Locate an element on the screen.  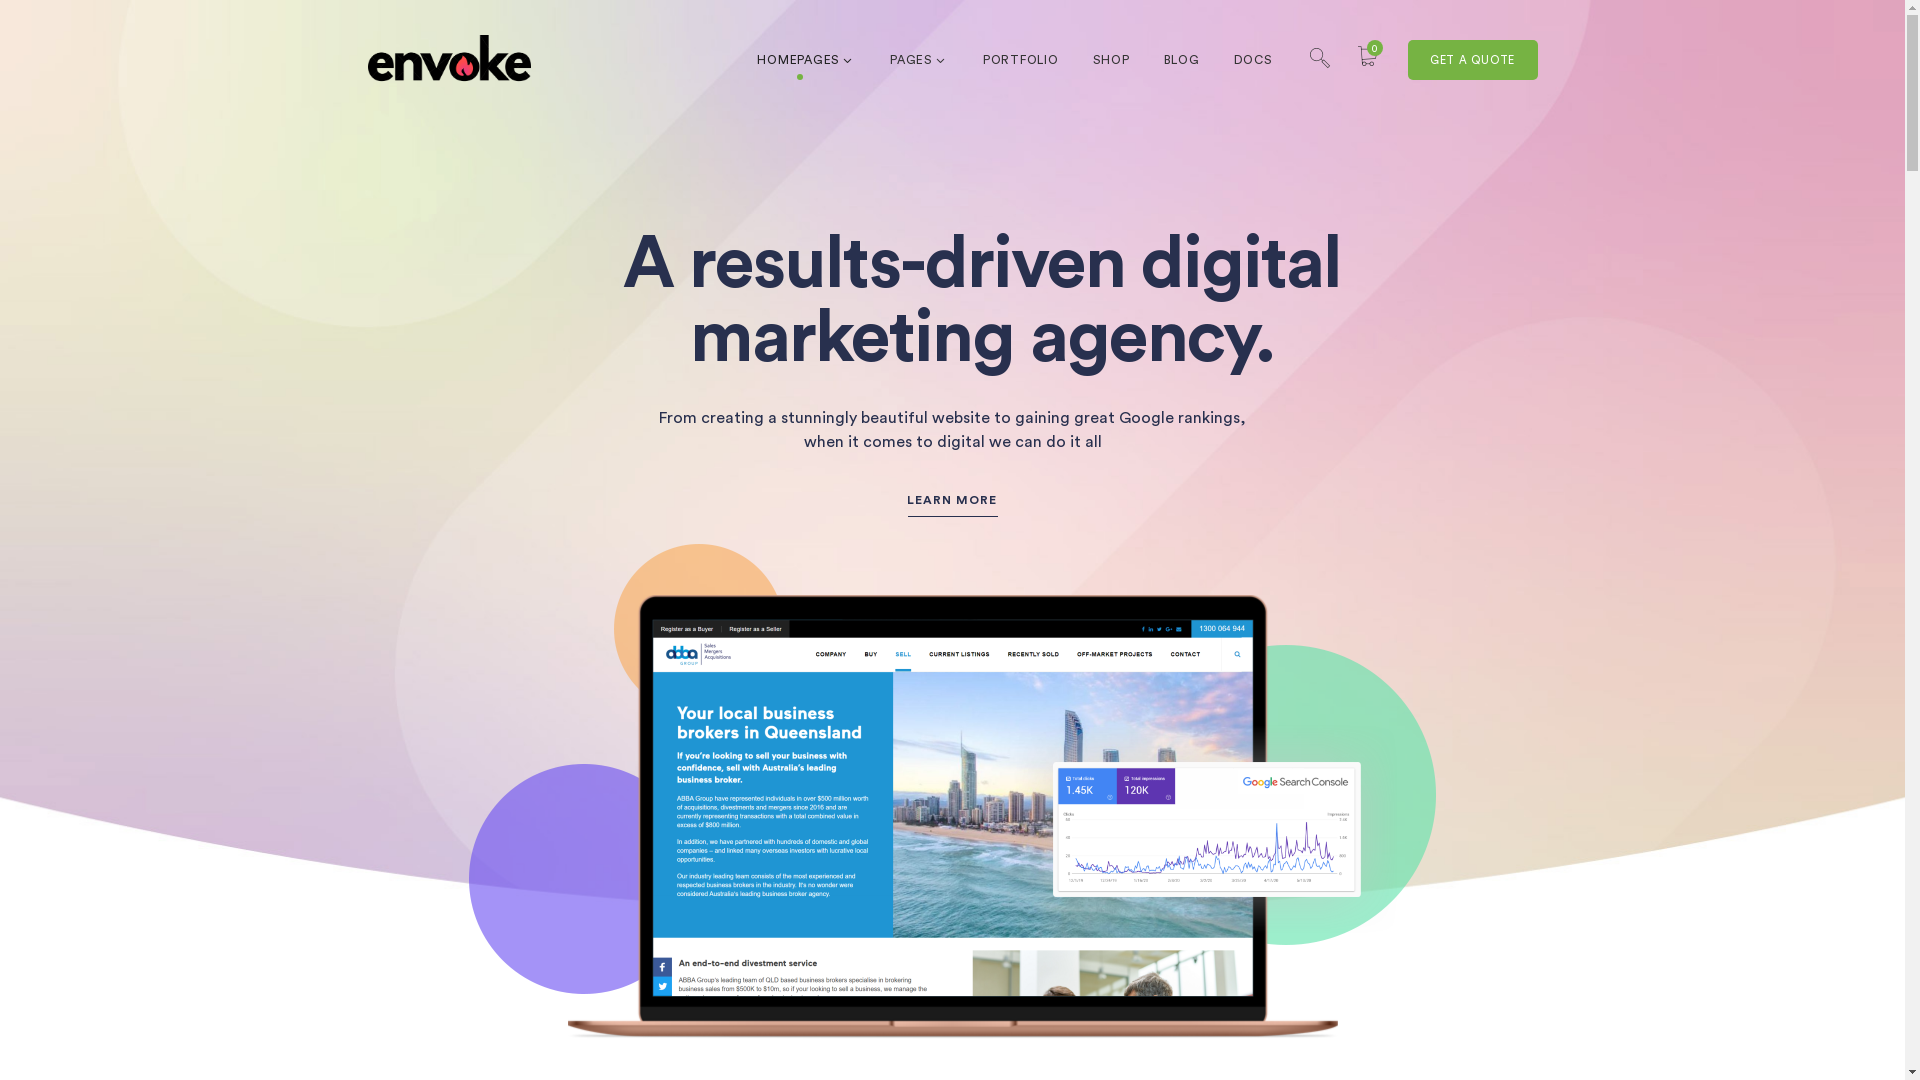
'PORTFOLIO' is located at coordinates (1021, 59).